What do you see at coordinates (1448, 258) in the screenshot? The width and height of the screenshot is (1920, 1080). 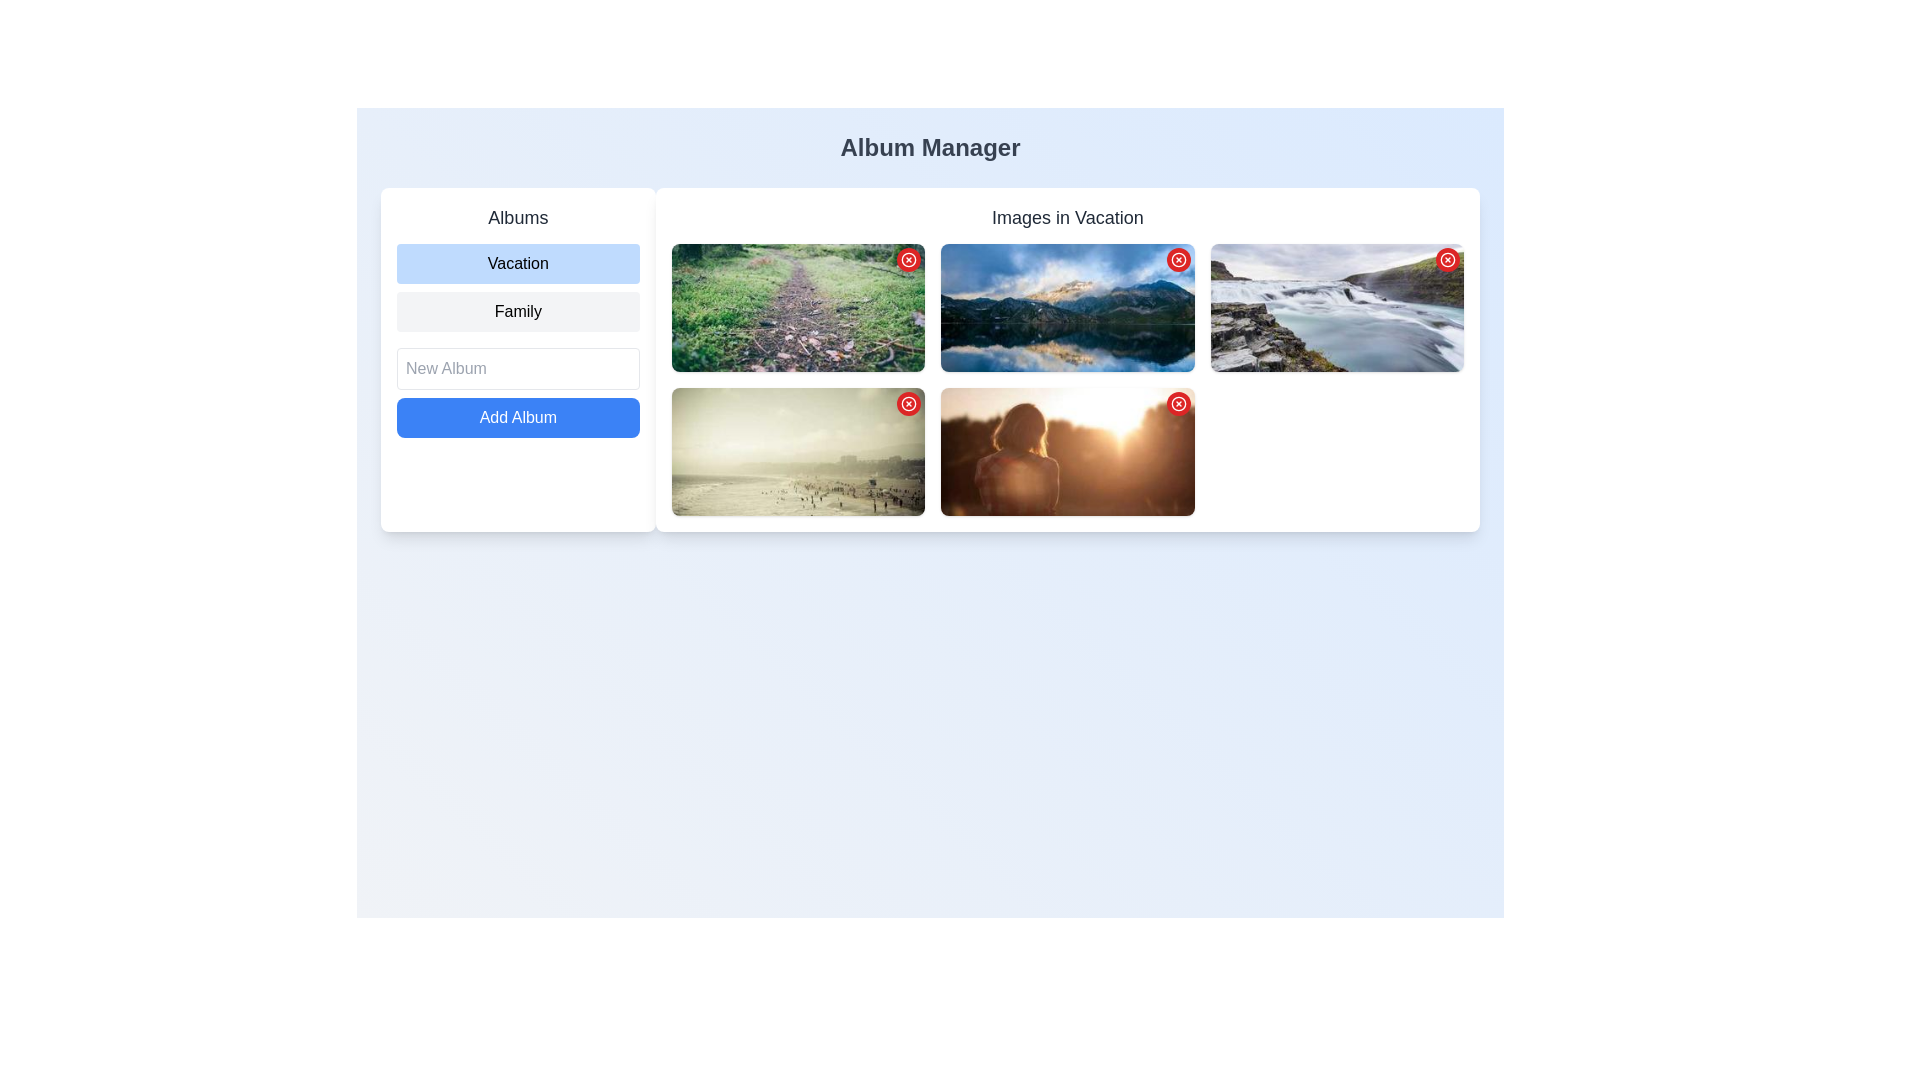 I see `the delete icon located at the top-right corner of the second image in the second row of the 'Images in Vacation' section` at bounding box center [1448, 258].